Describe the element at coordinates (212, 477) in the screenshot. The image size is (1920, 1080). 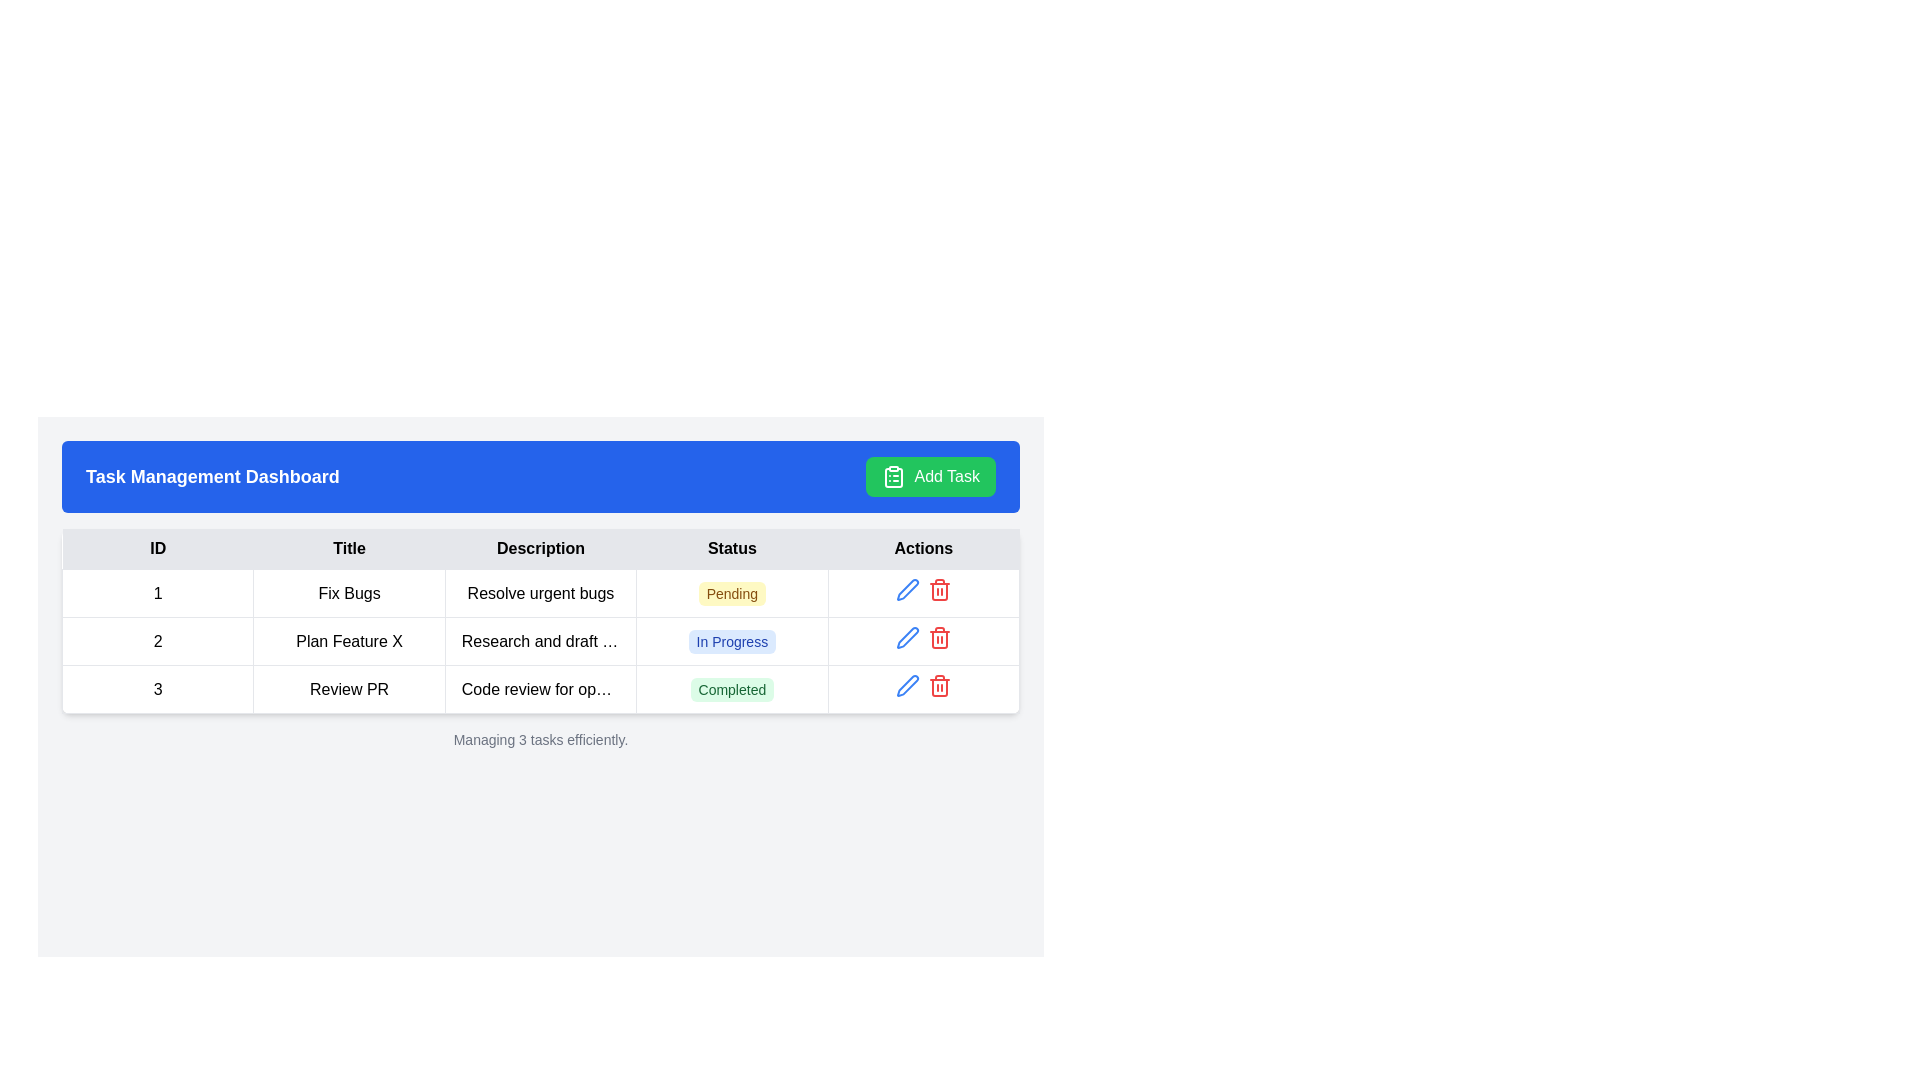
I see `text label that serves as the title or header for the task management dashboard, located in the middle-left of a blue banner at the top of the main content area` at that location.